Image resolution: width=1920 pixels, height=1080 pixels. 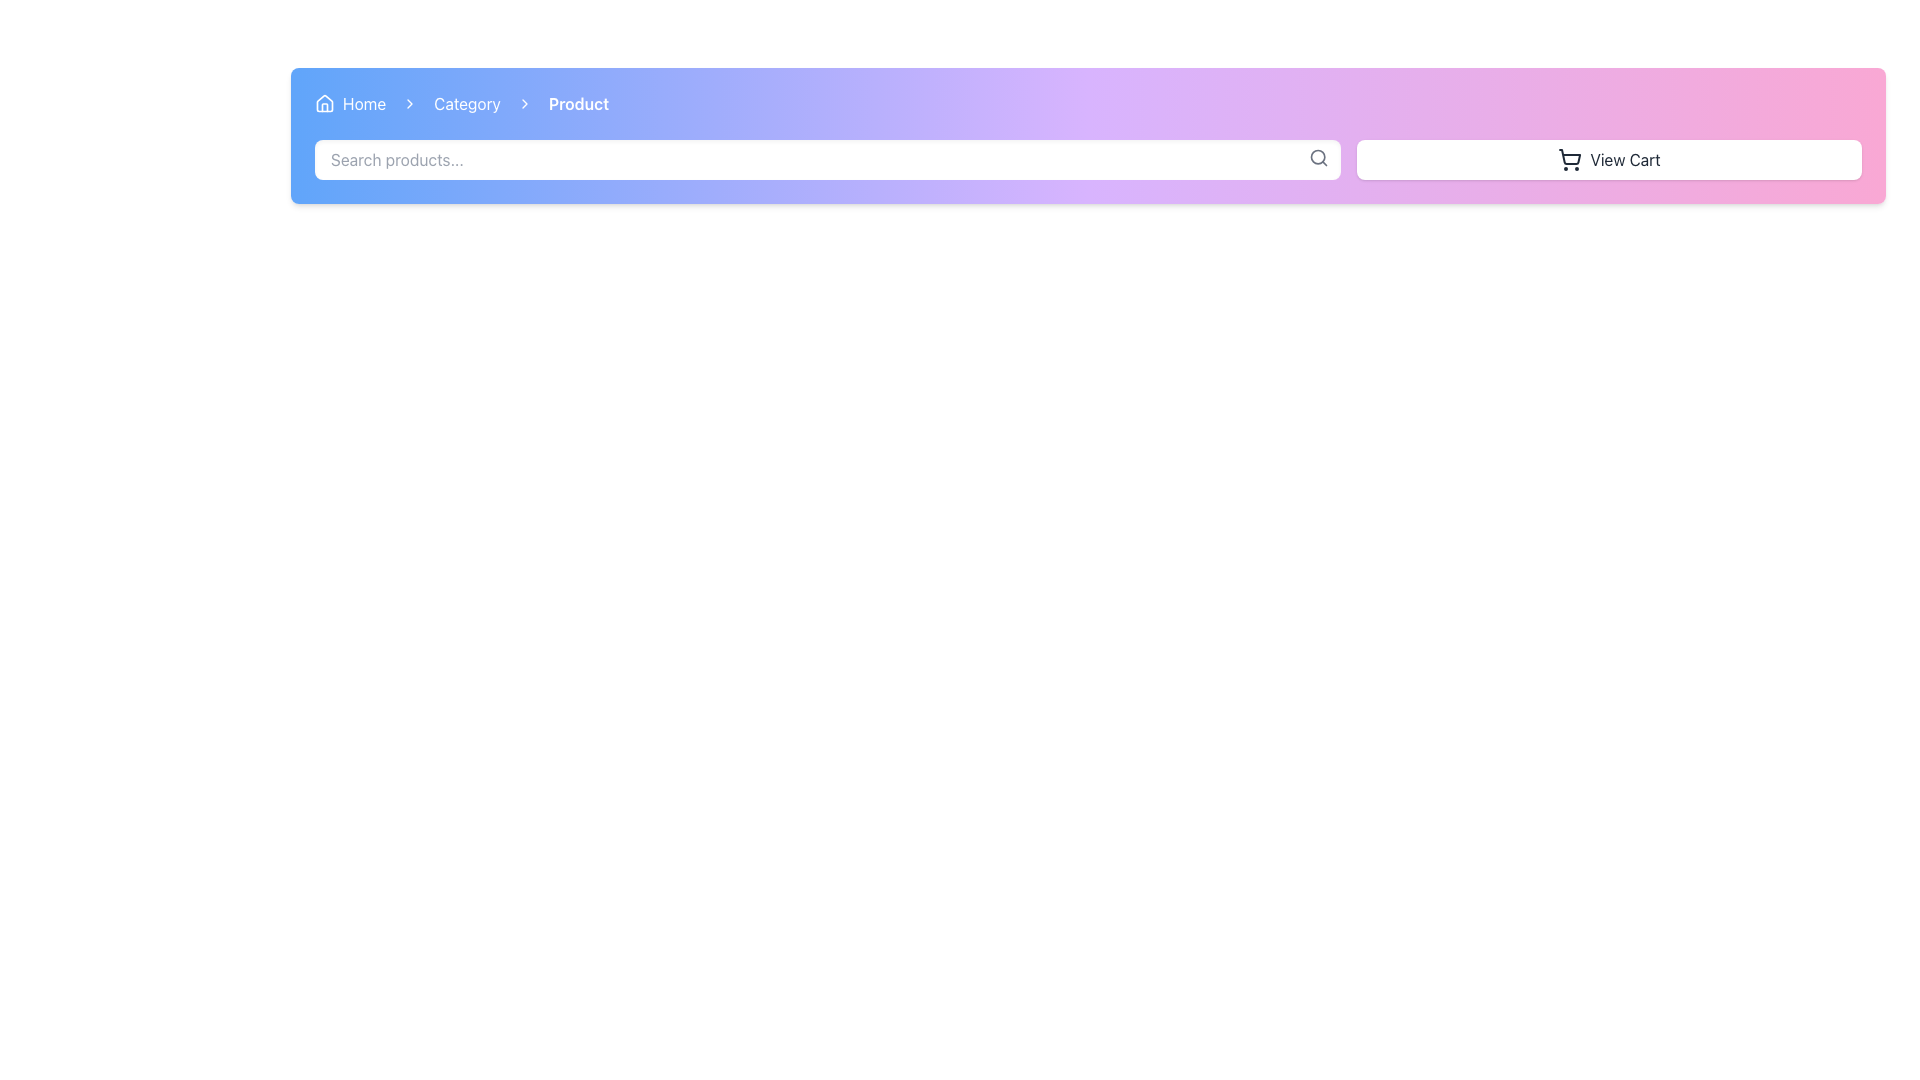 I want to click on the breadcrumb navigation link located between the 'Home' and 'Product' links, so click(x=466, y=104).